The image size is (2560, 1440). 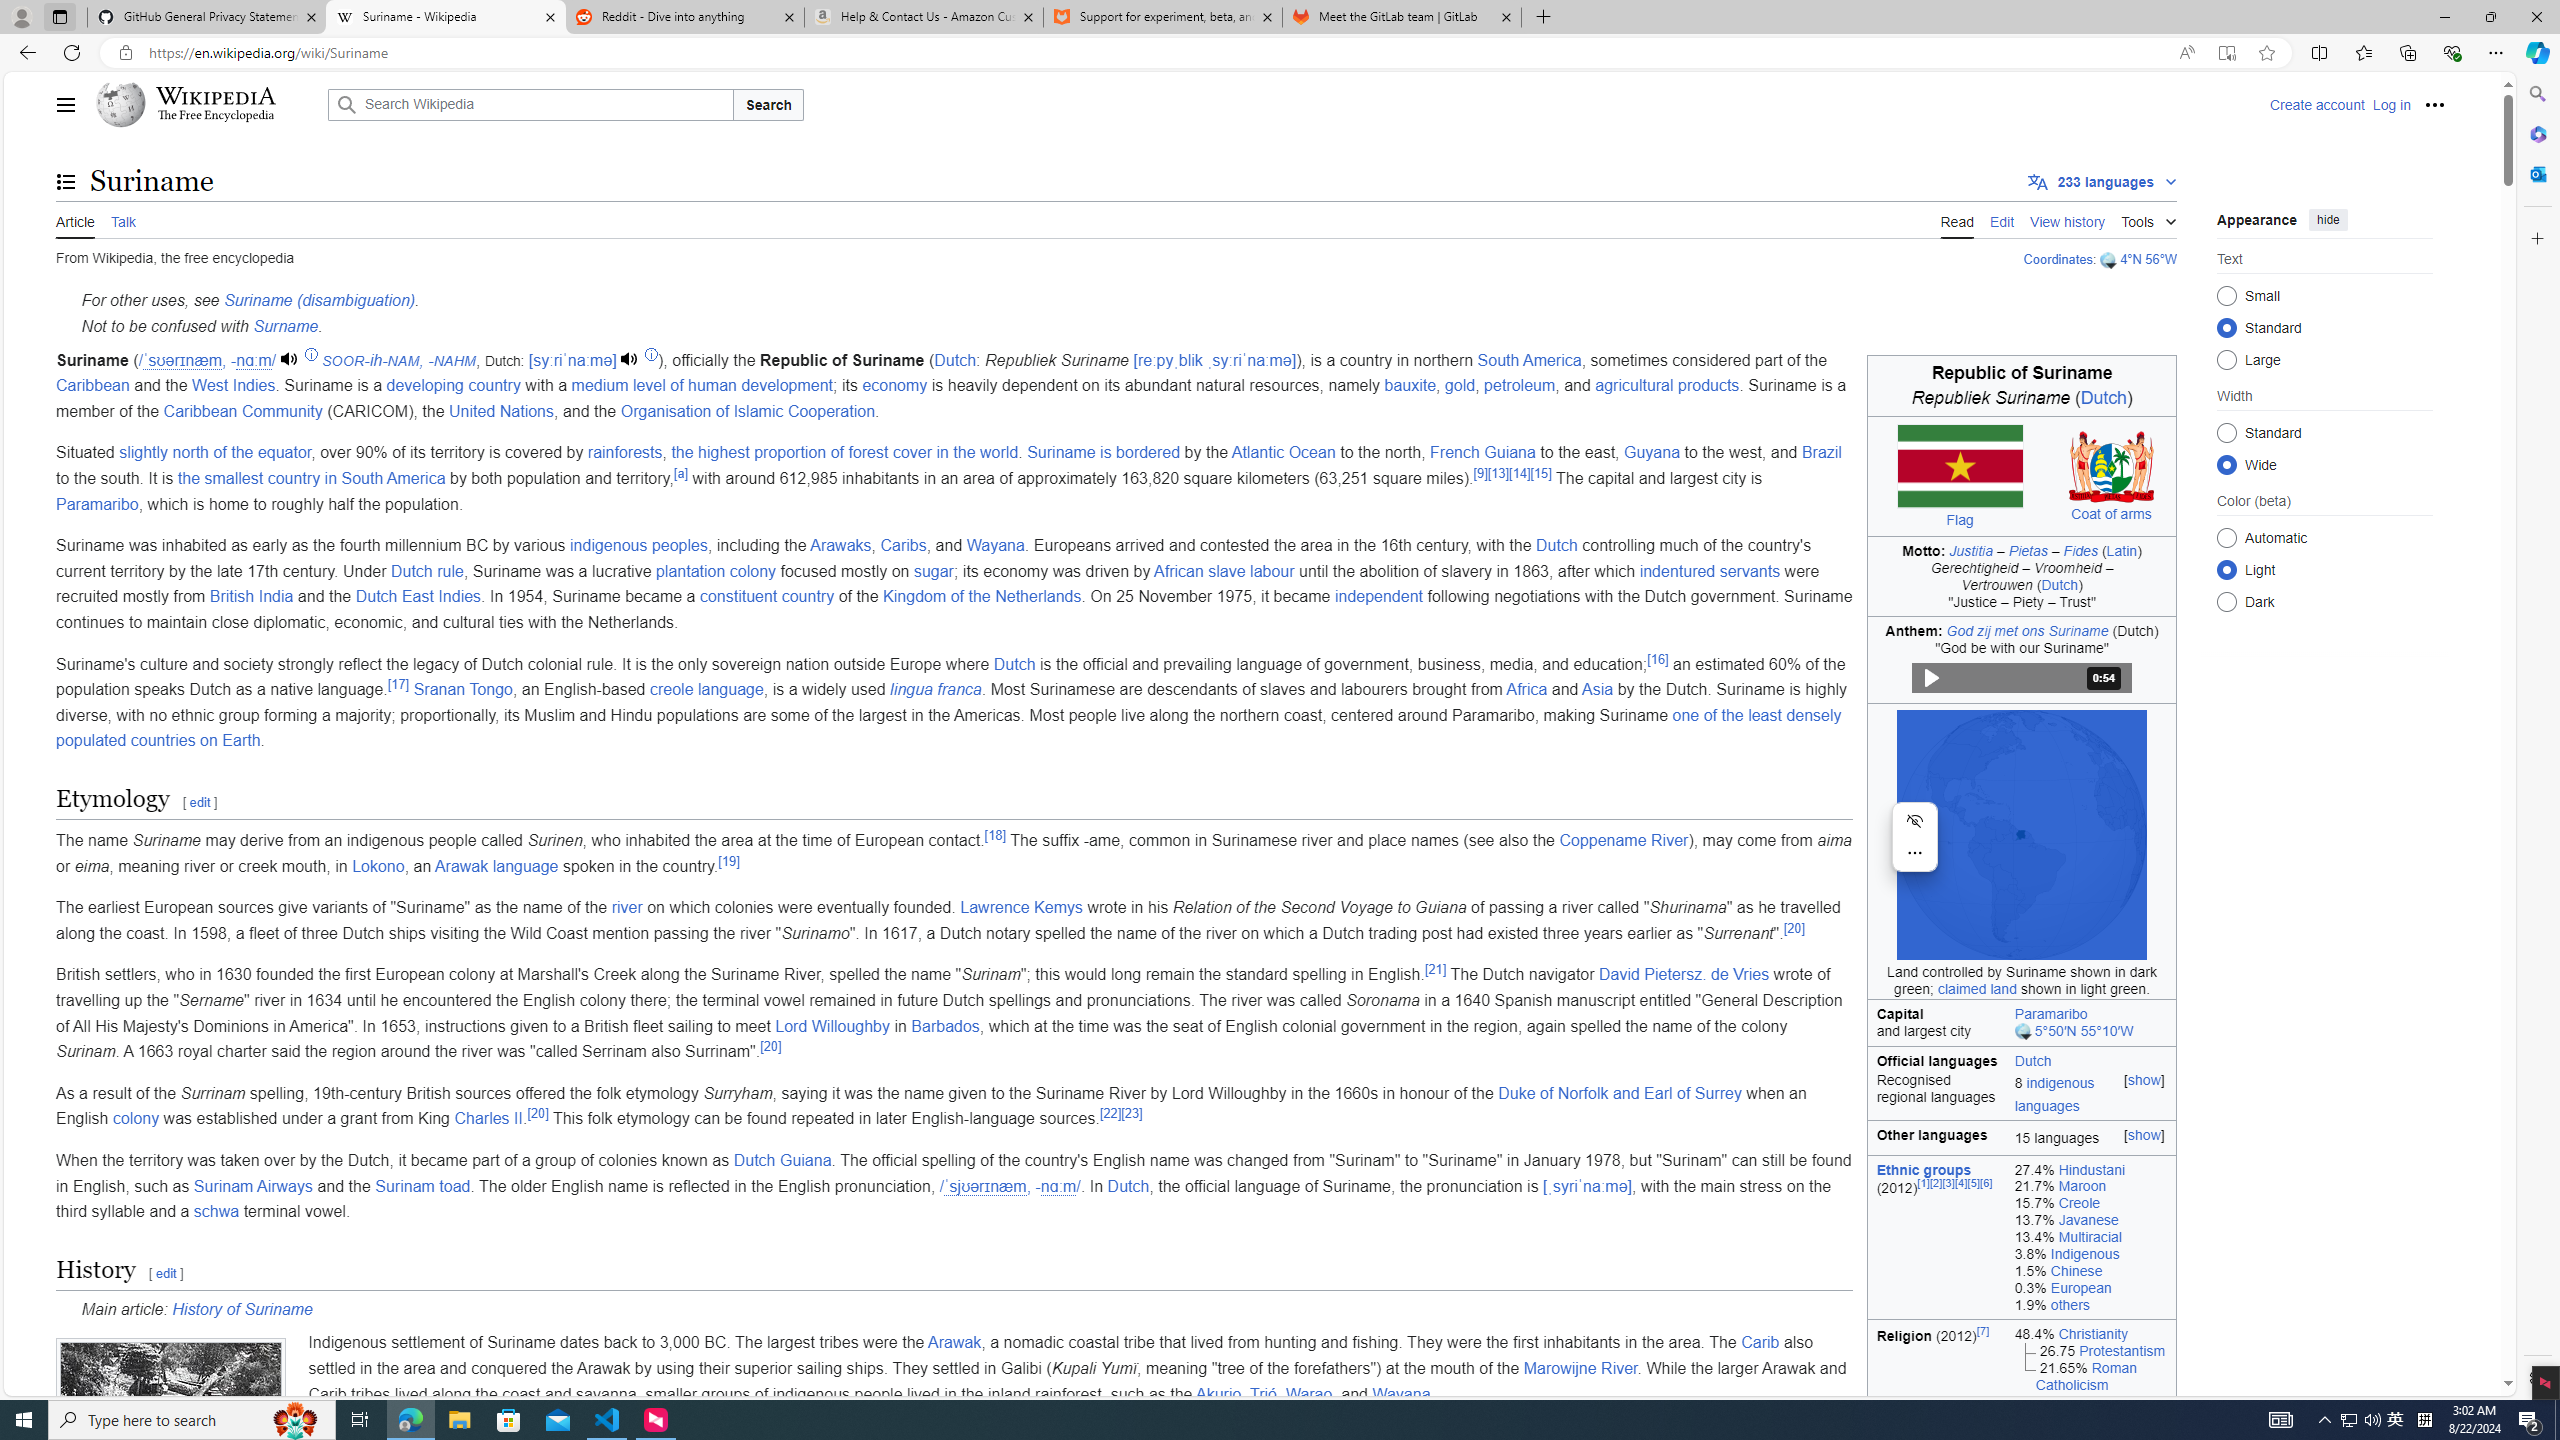 I want to click on 'British India', so click(x=252, y=595).